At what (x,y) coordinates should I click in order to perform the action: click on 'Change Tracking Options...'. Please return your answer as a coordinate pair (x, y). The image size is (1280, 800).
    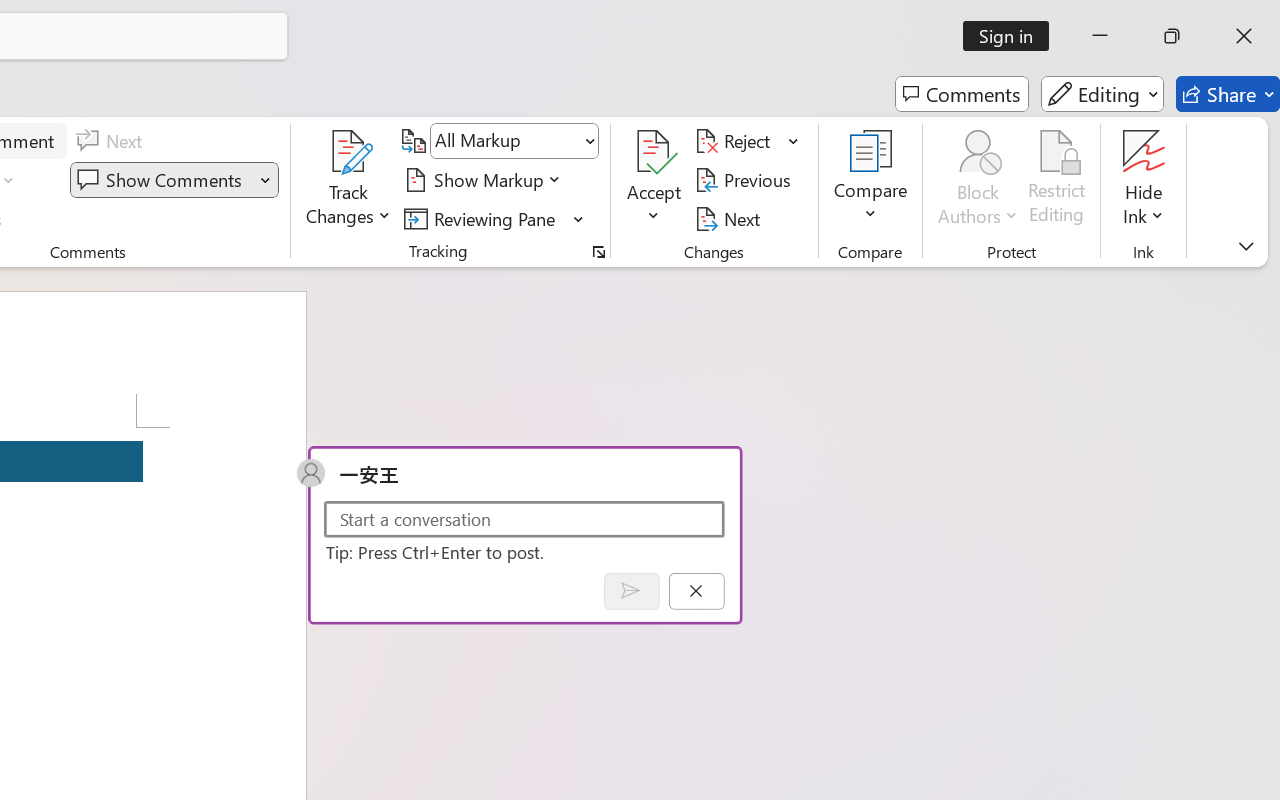
    Looking at the image, I should click on (598, 251).